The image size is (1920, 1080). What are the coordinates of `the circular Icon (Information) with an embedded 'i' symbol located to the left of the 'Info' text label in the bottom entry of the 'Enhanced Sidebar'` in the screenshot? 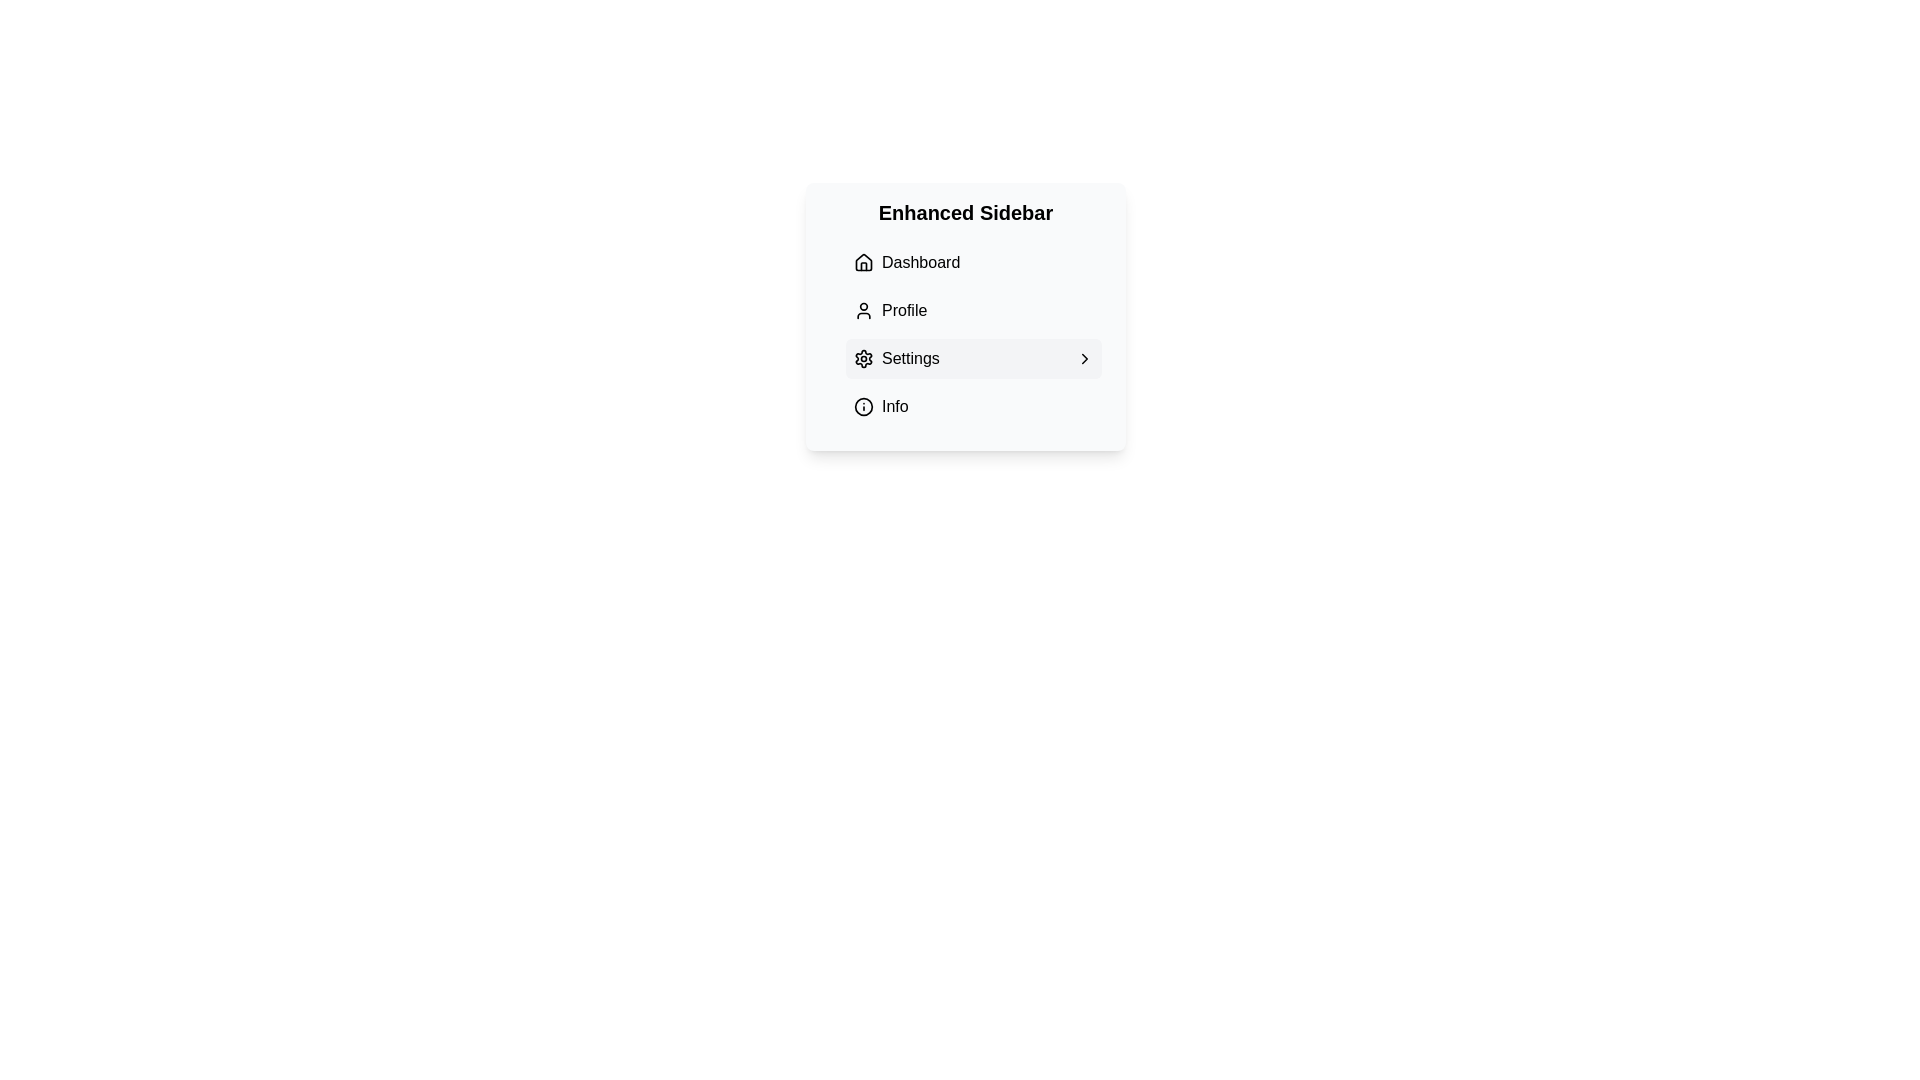 It's located at (864, 406).